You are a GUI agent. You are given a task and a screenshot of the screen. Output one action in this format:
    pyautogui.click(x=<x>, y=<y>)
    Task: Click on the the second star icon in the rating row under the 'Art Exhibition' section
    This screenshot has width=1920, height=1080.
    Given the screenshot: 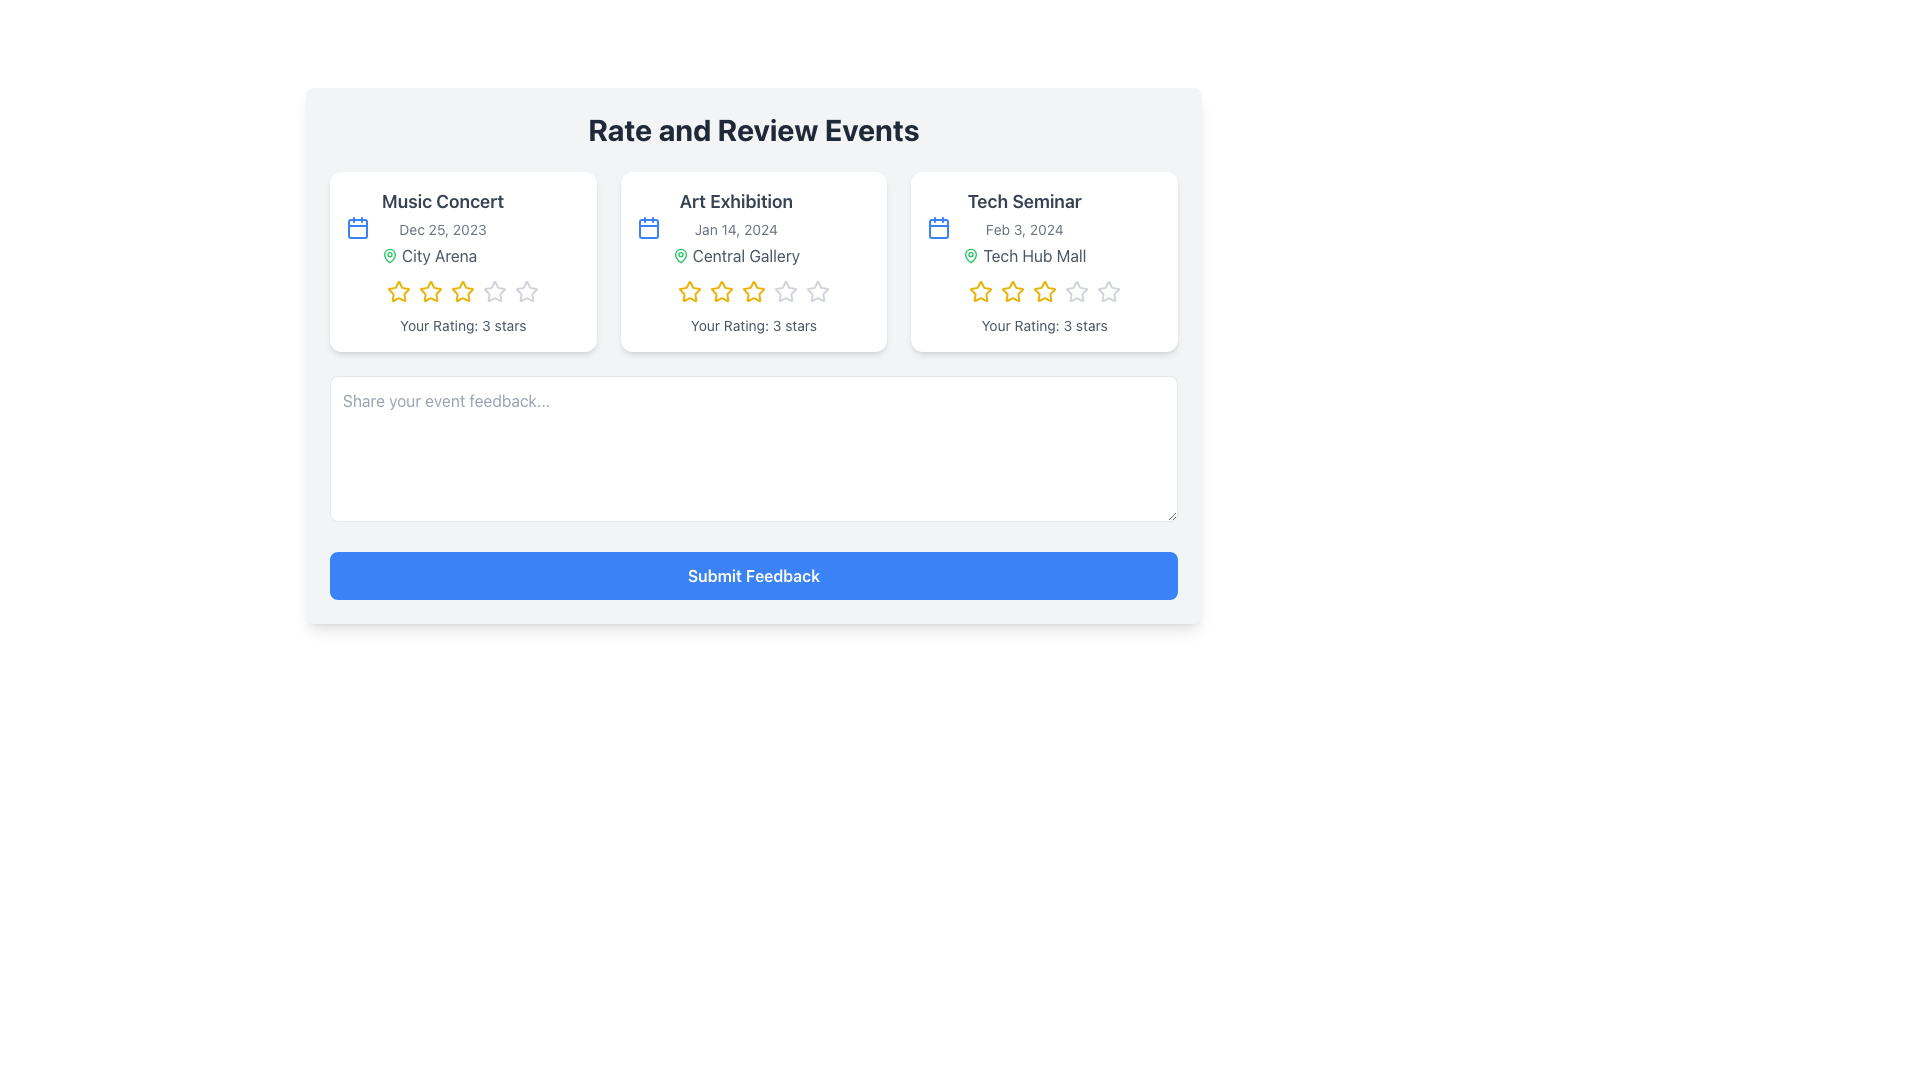 What is the action you would take?
    pyautogui.click(x=690, y=292)
    